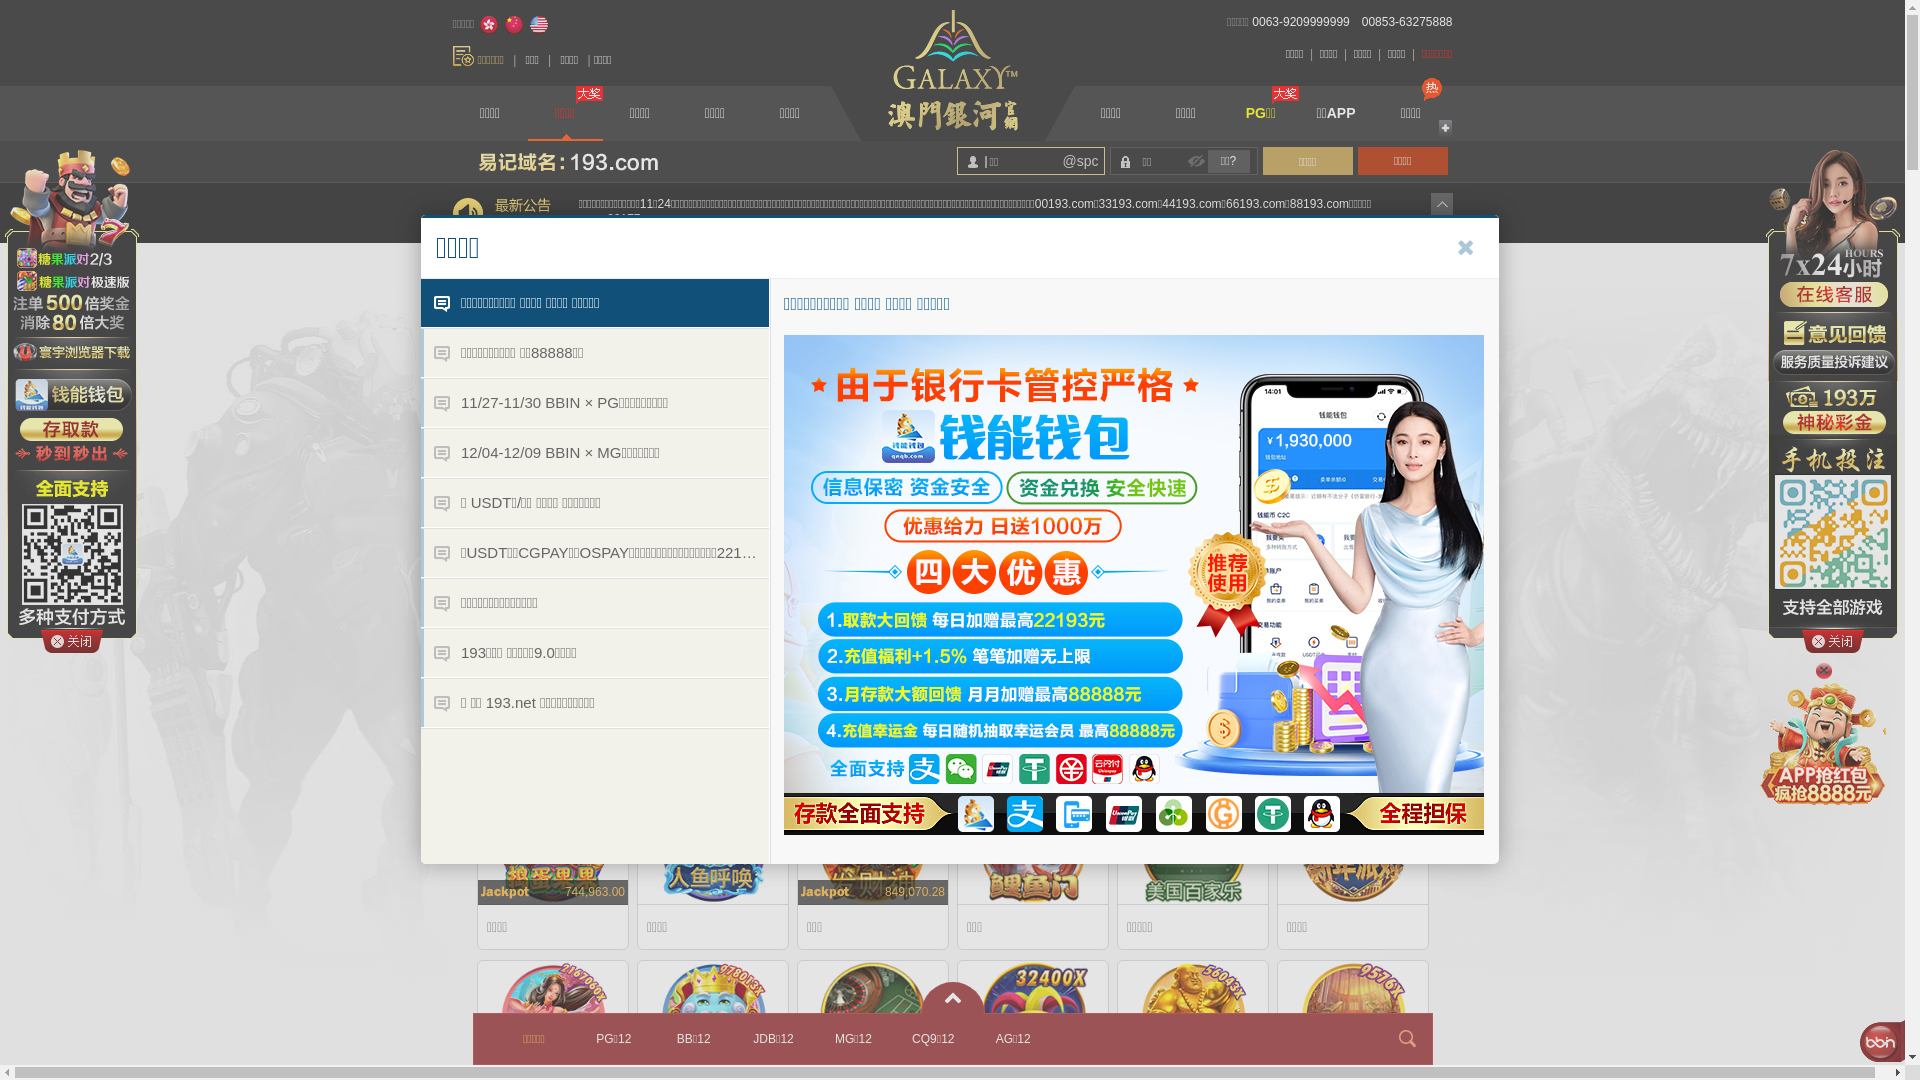 The image size is (1920, 1080). What do you see at coordinates (538, 24) in the screenshot?
I see `'English'` at bounding box center [538, 24].